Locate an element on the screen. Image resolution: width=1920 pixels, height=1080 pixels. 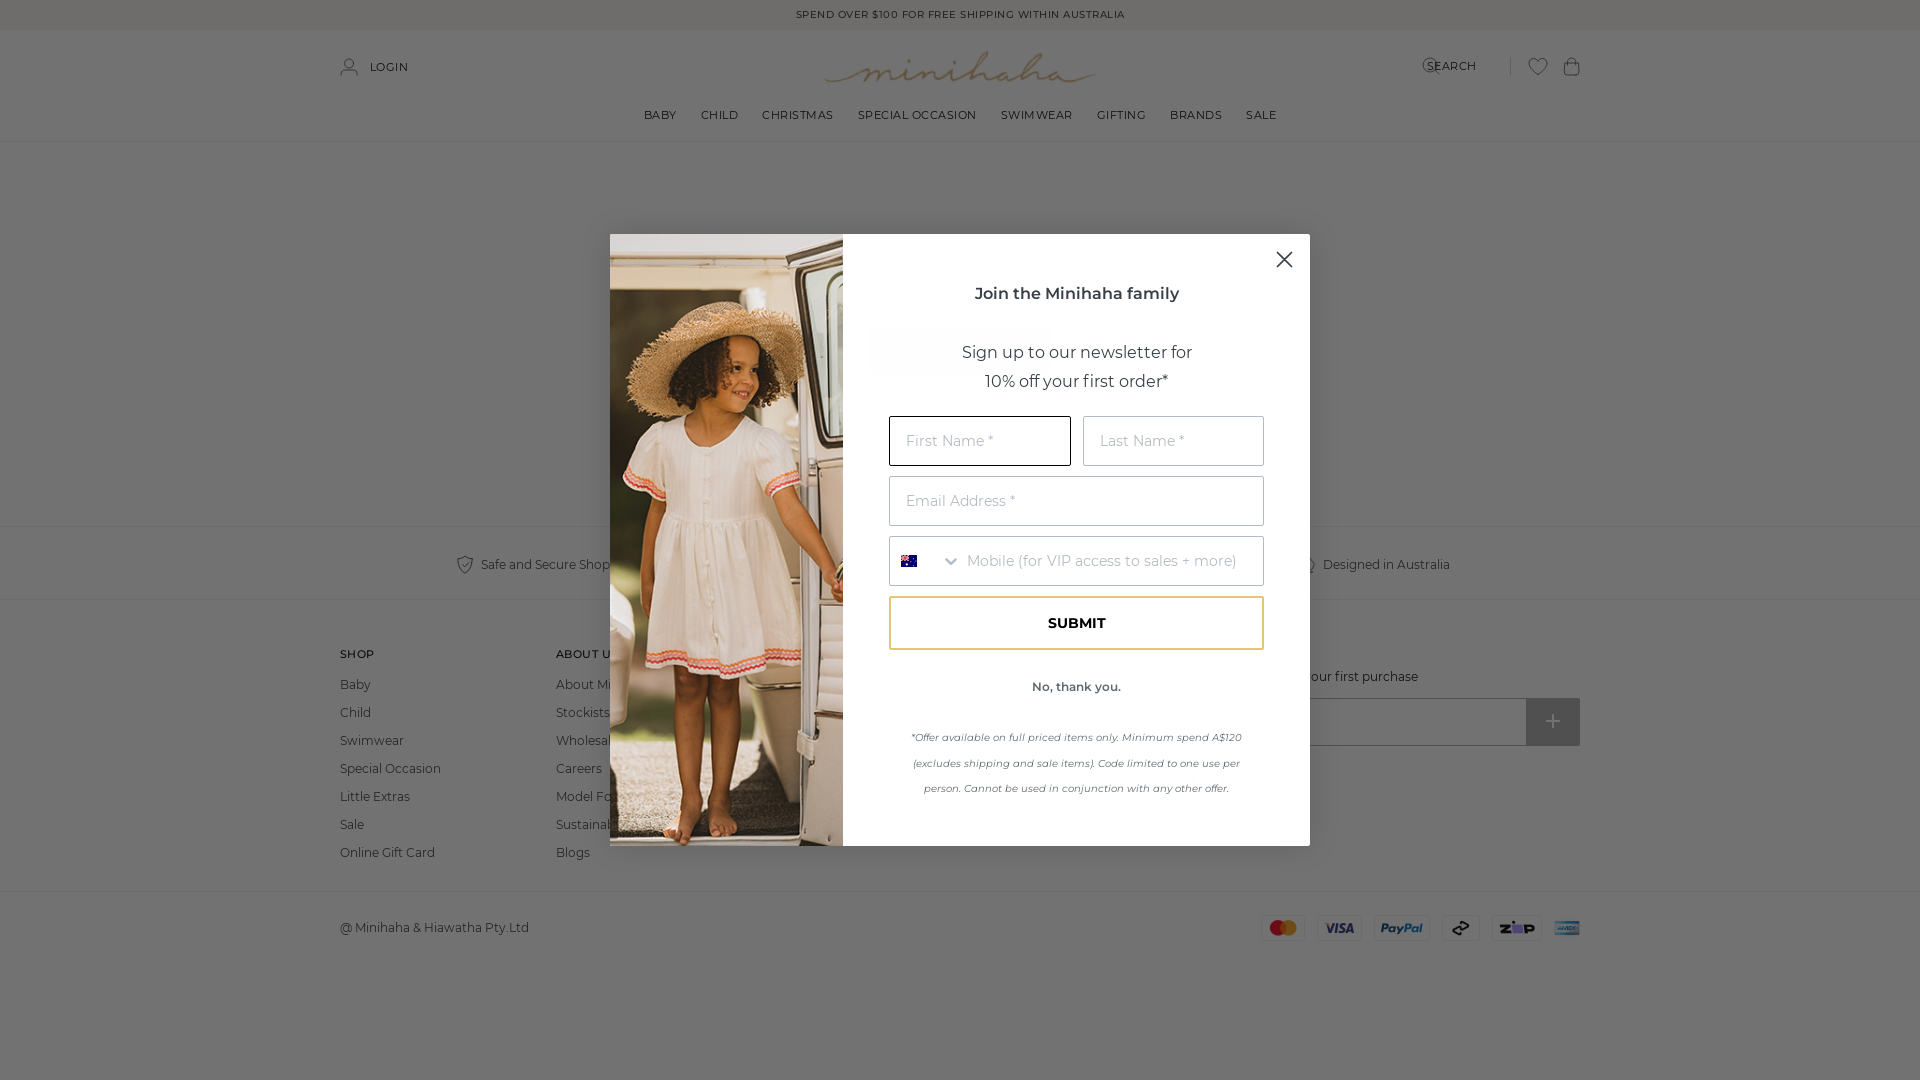
'Wholesale Enquiry' is located at coordinates (556, 740).